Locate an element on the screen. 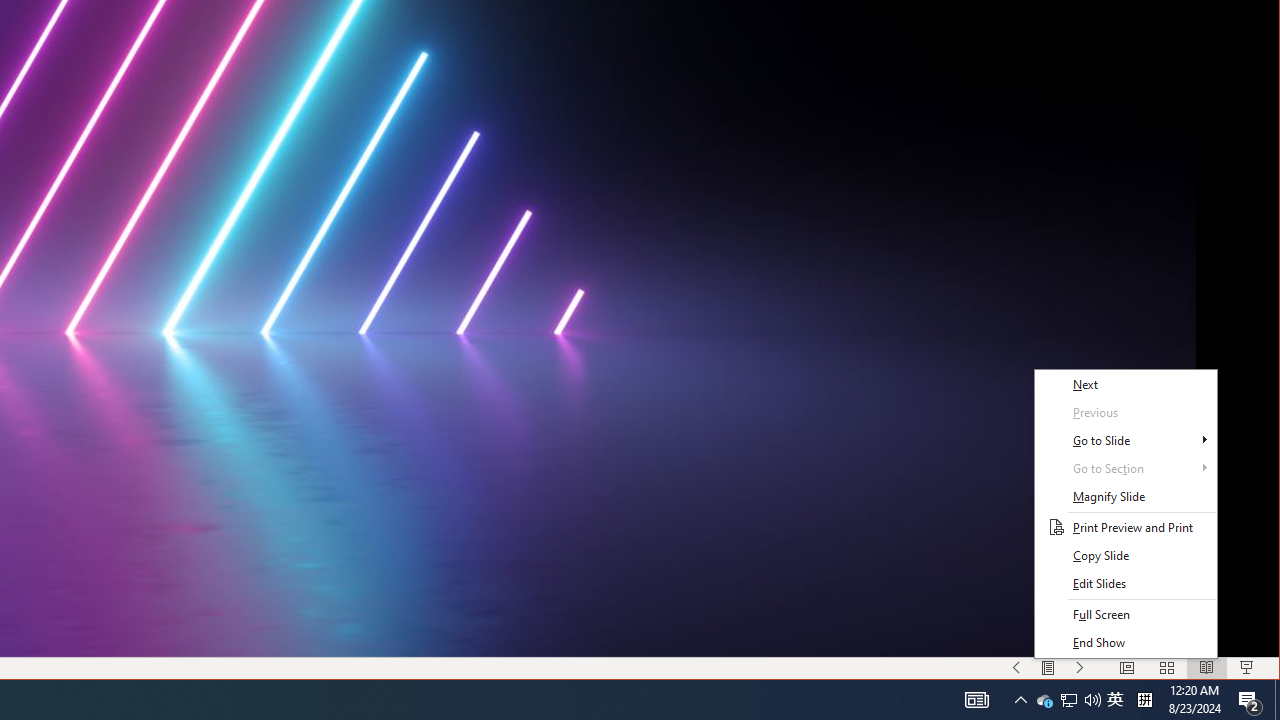  'Previous' is located at coordinates (1125, 411).